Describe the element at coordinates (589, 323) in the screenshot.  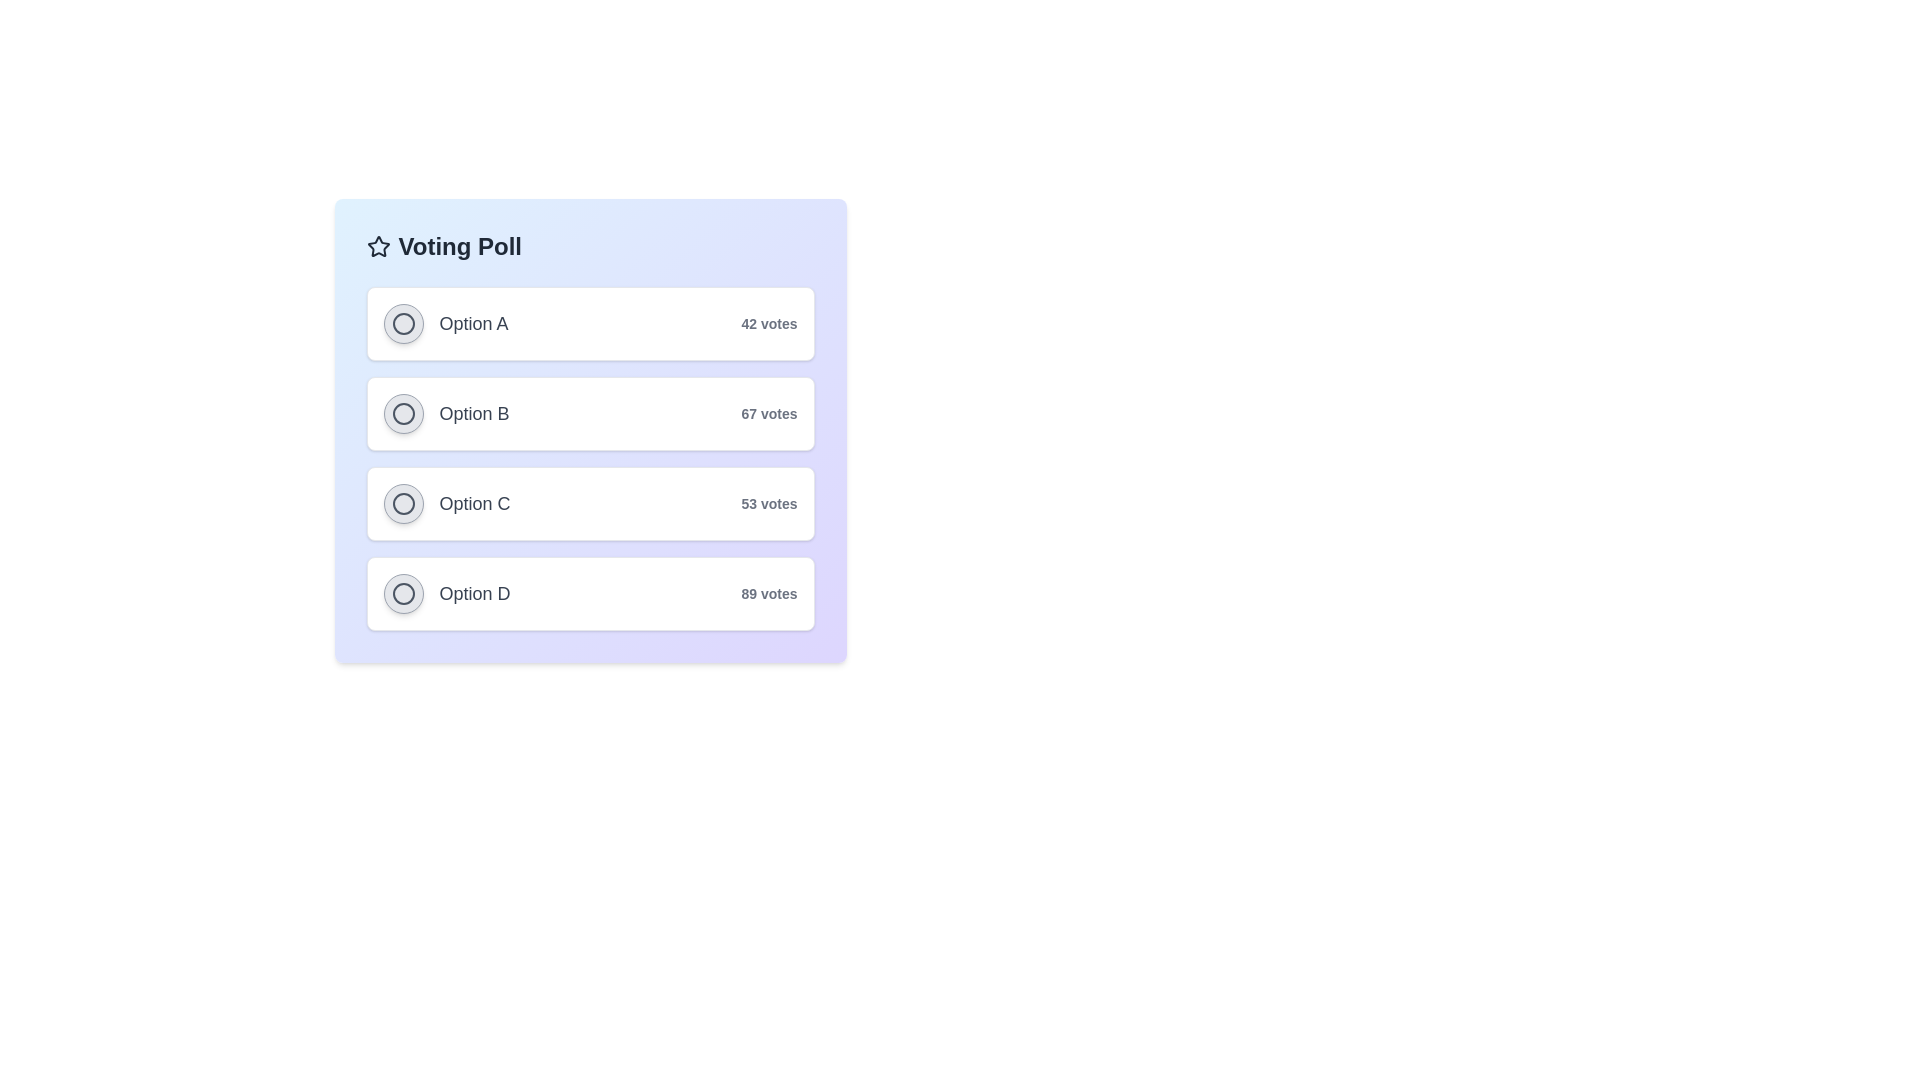
I see `the circular radio button labeled 'Option A' on the topmost card in the voting poll` at that location.